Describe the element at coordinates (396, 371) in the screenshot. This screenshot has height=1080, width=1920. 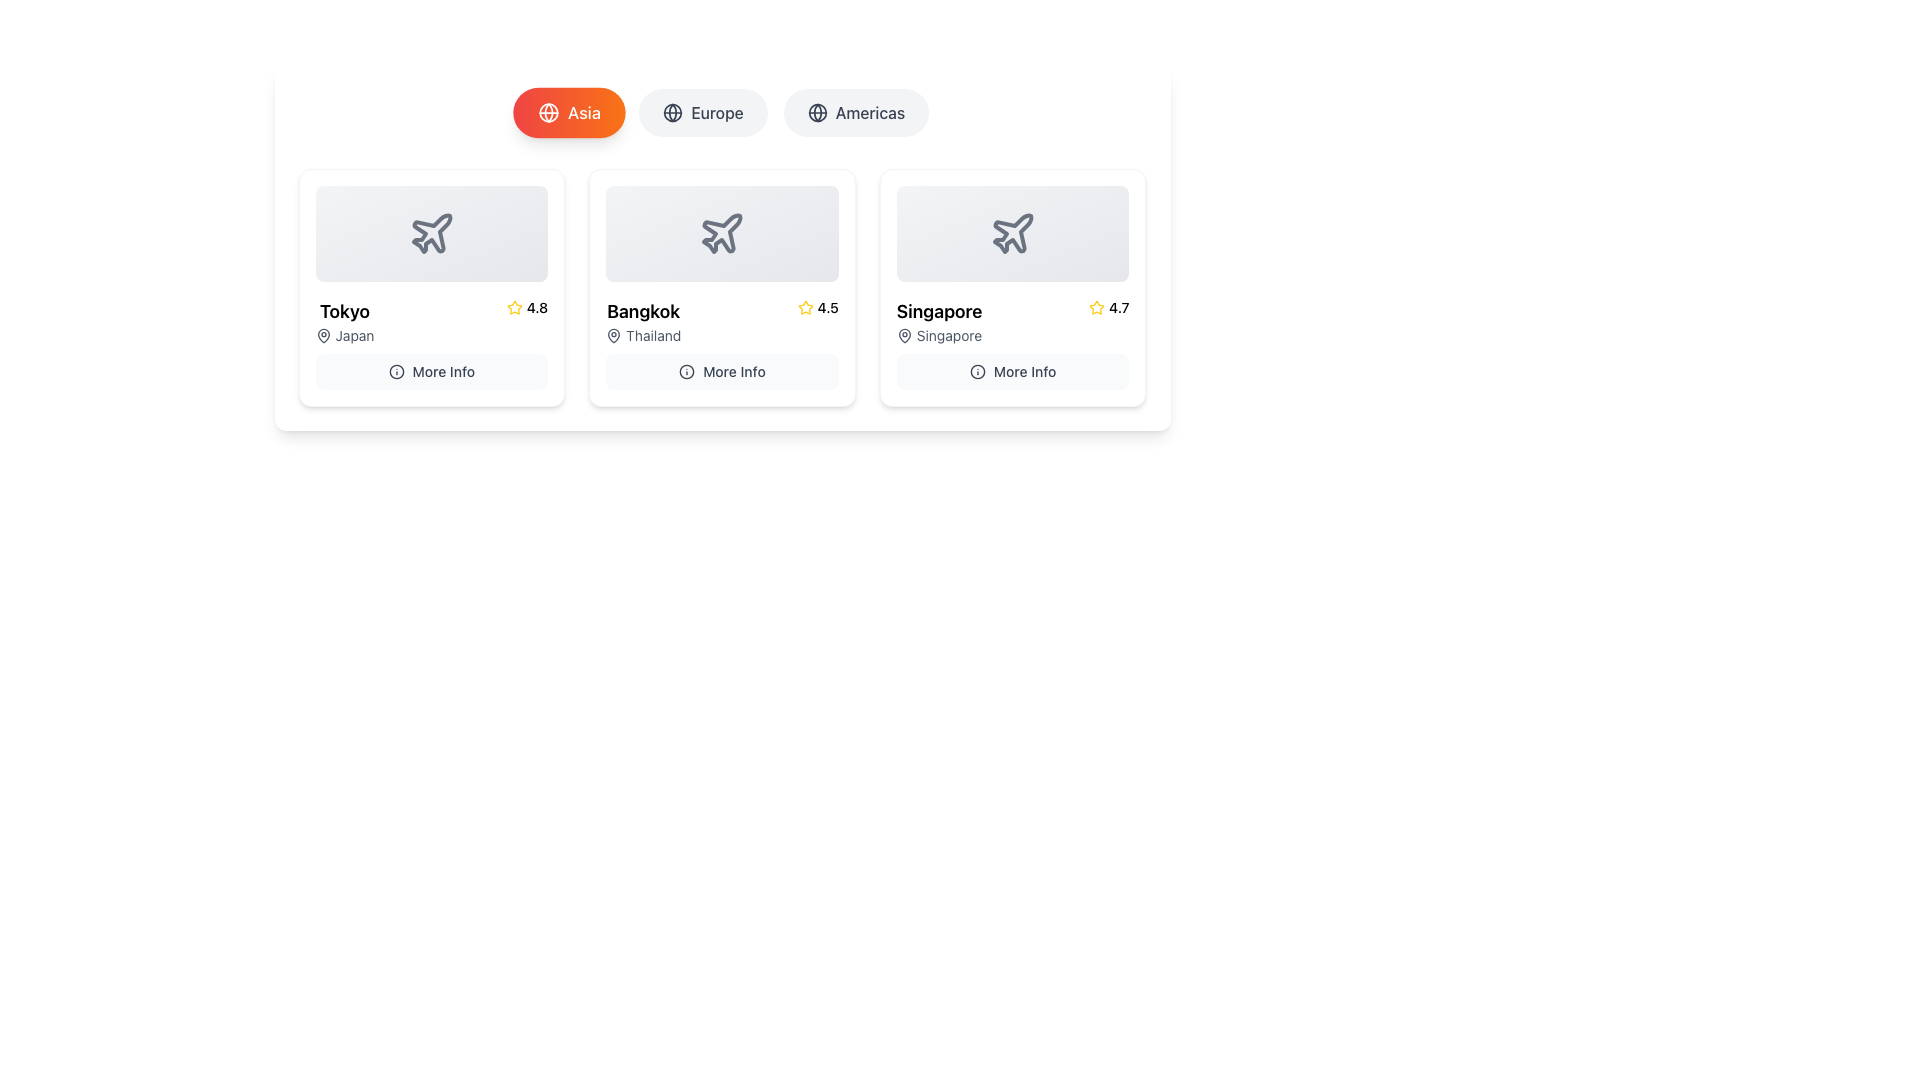
I see `the circular 'More Info' icon with a lowercase 'i' in the center, located in the first card of the 'Asia' section associated with Tokyo` at that location.